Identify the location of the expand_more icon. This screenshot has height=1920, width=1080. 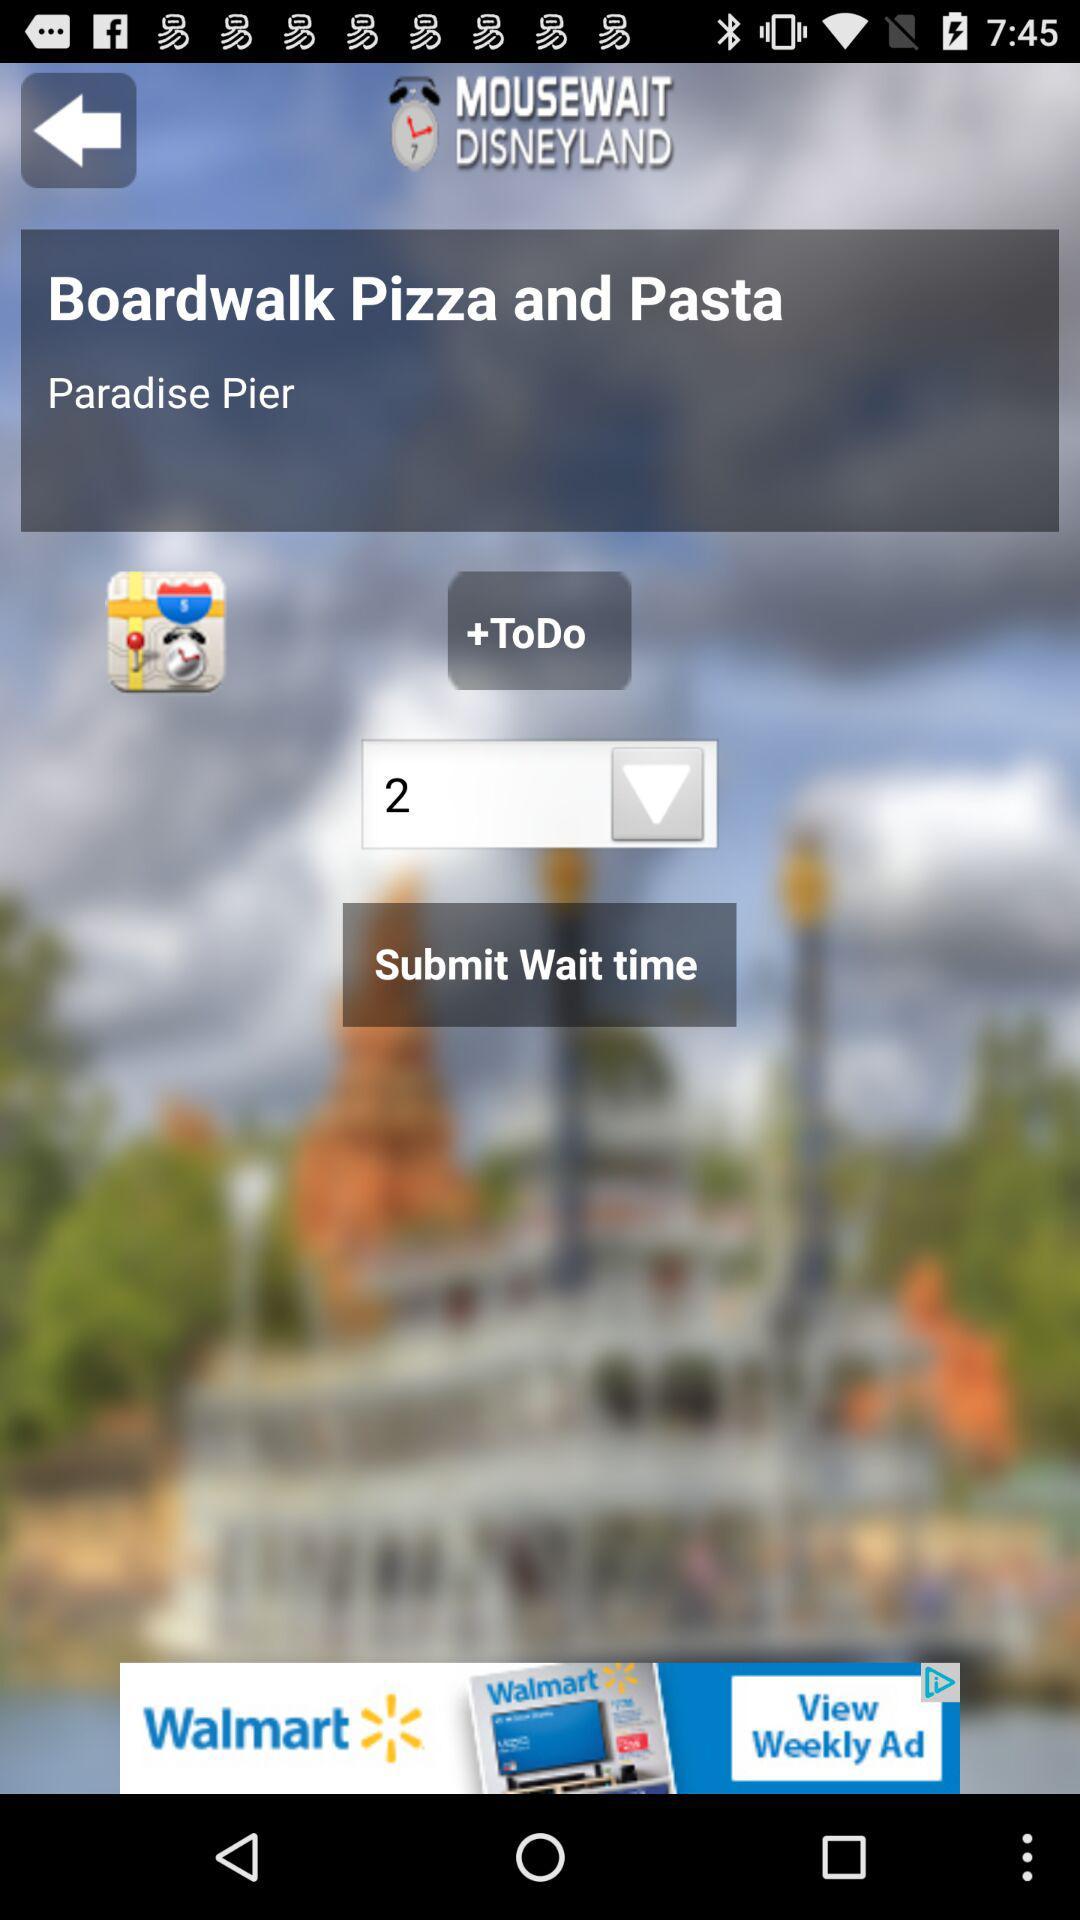
(658, 856).